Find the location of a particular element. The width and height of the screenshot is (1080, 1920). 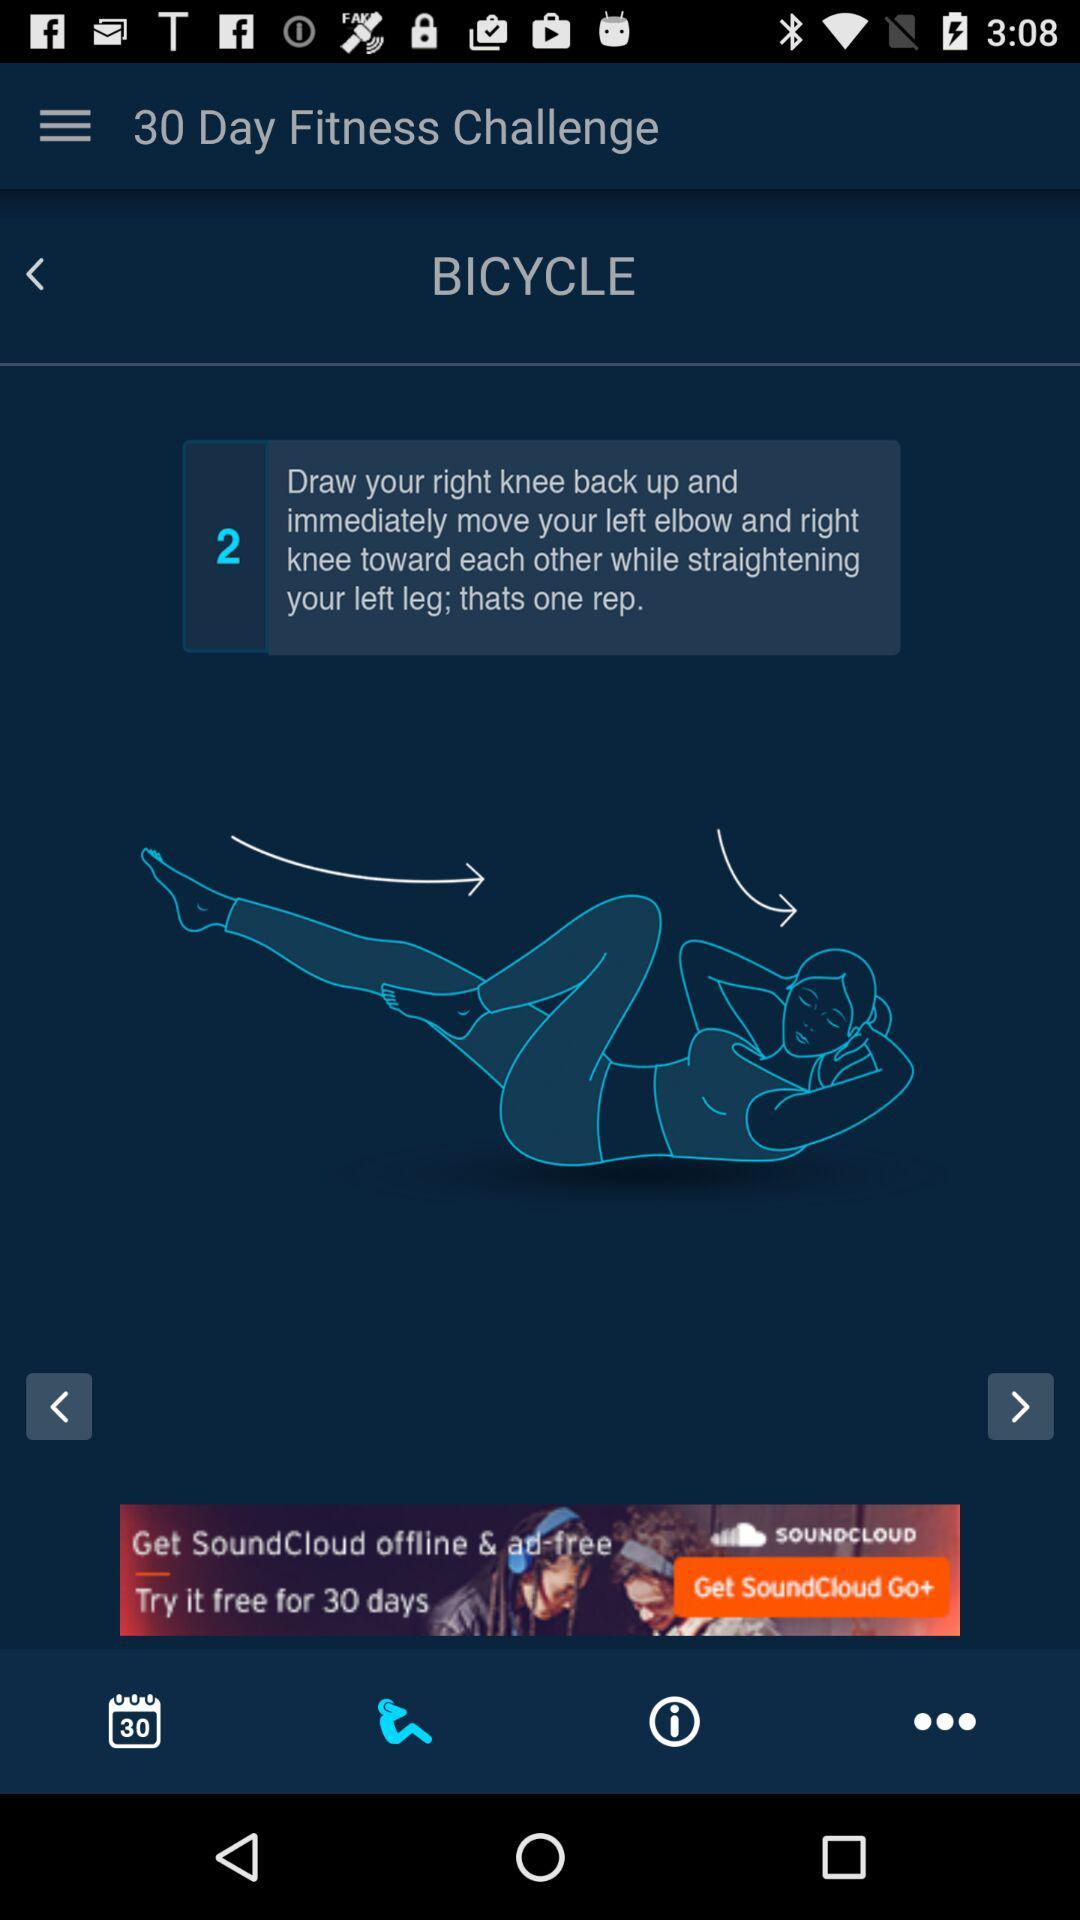

back the page is located at coordinates (58, 273).